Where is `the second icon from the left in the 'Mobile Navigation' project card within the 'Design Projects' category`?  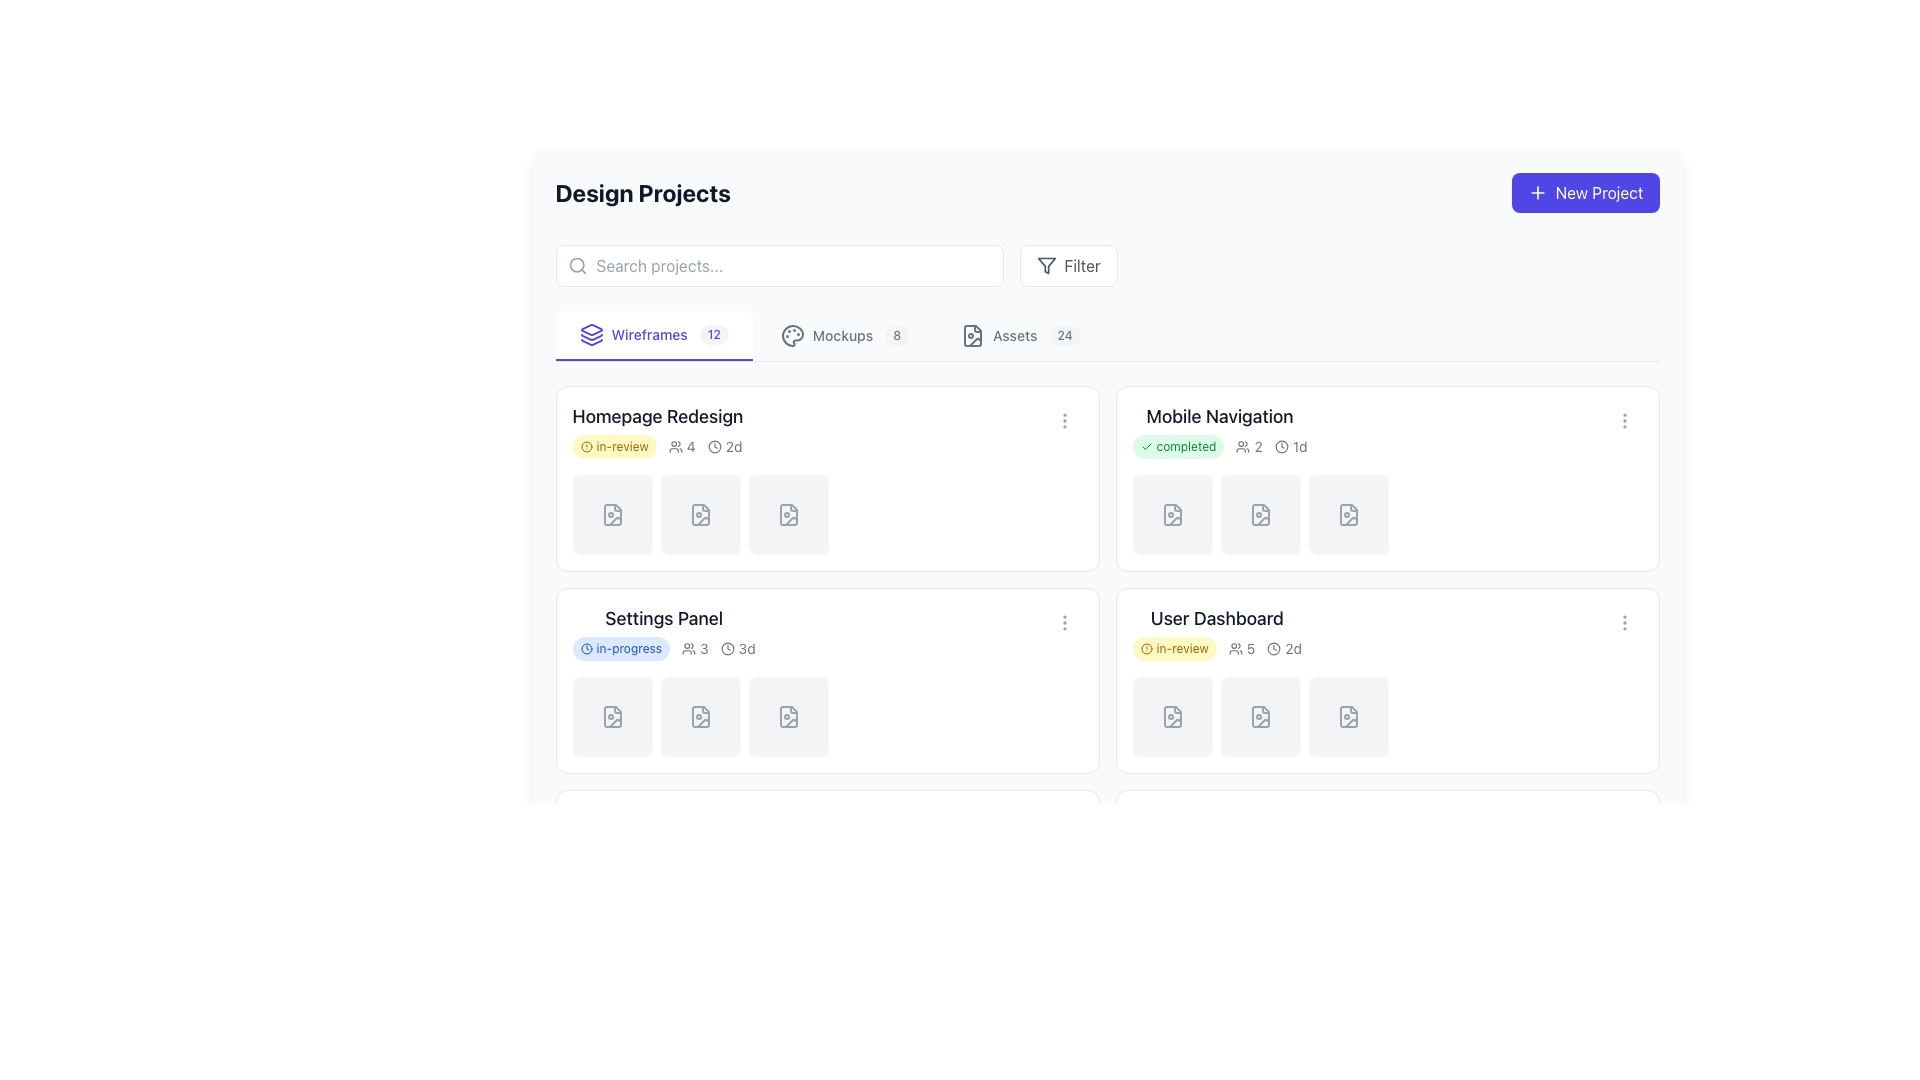 the second icon from the left in the 'Mobile Navigation' project card within the 'Design Projects' category is located at coordinates (1172, 514).